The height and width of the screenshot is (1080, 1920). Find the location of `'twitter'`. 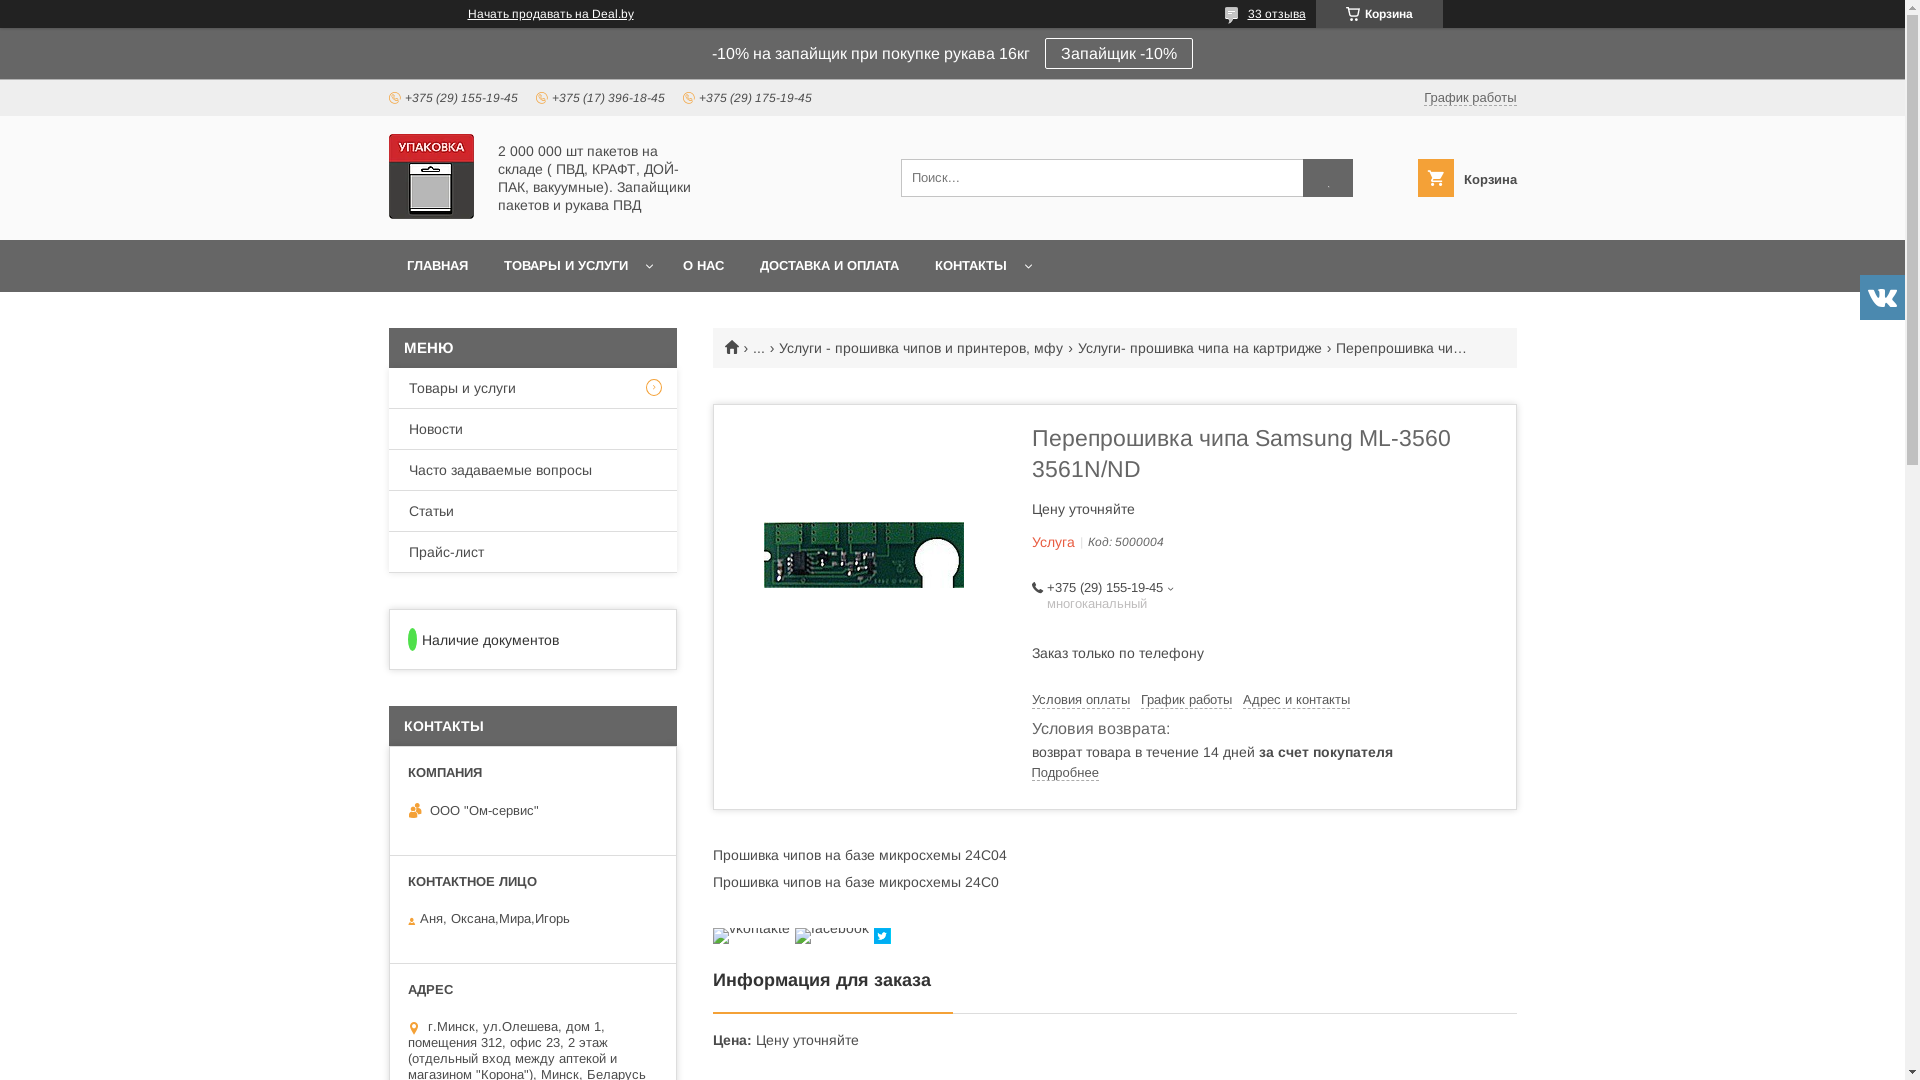

'twitter' is located at coordinates (881, 938).